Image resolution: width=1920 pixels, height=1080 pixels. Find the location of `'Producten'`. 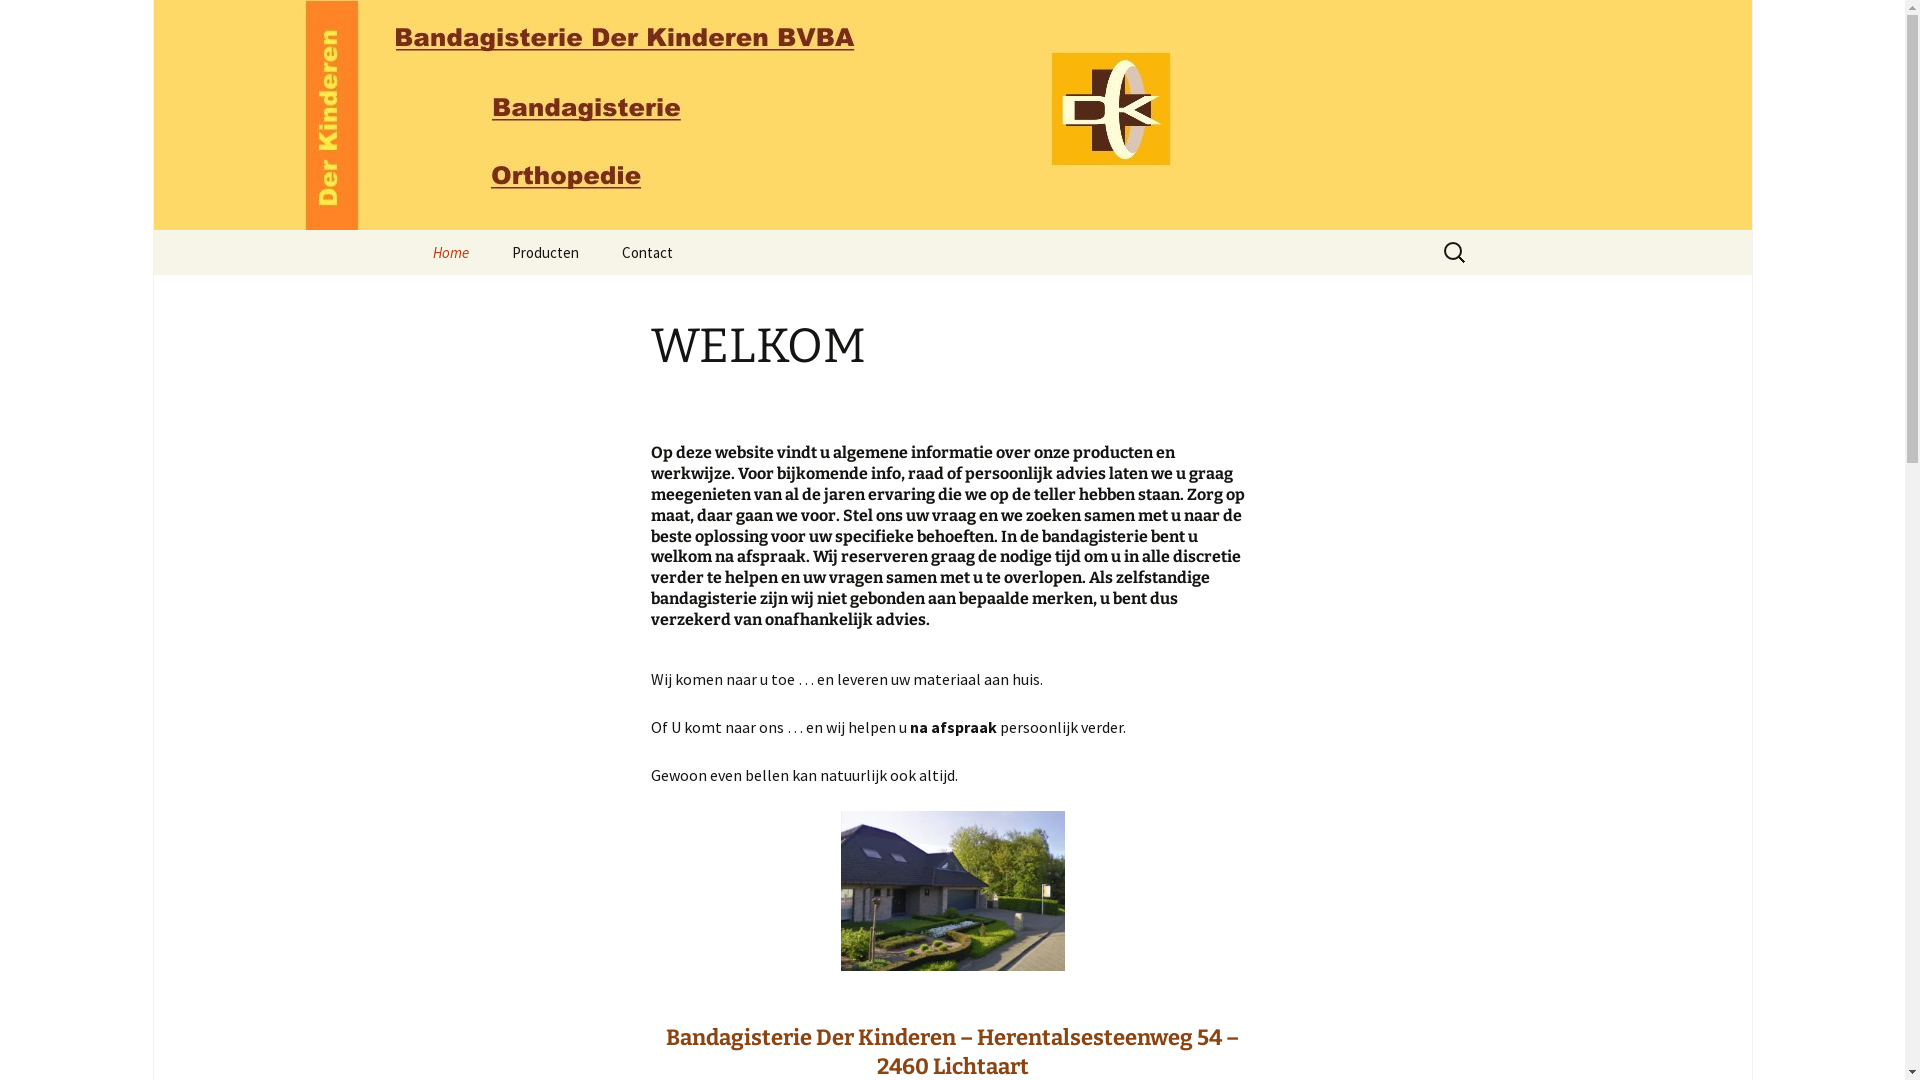

'Producten' is located at coordinates (545, 251).